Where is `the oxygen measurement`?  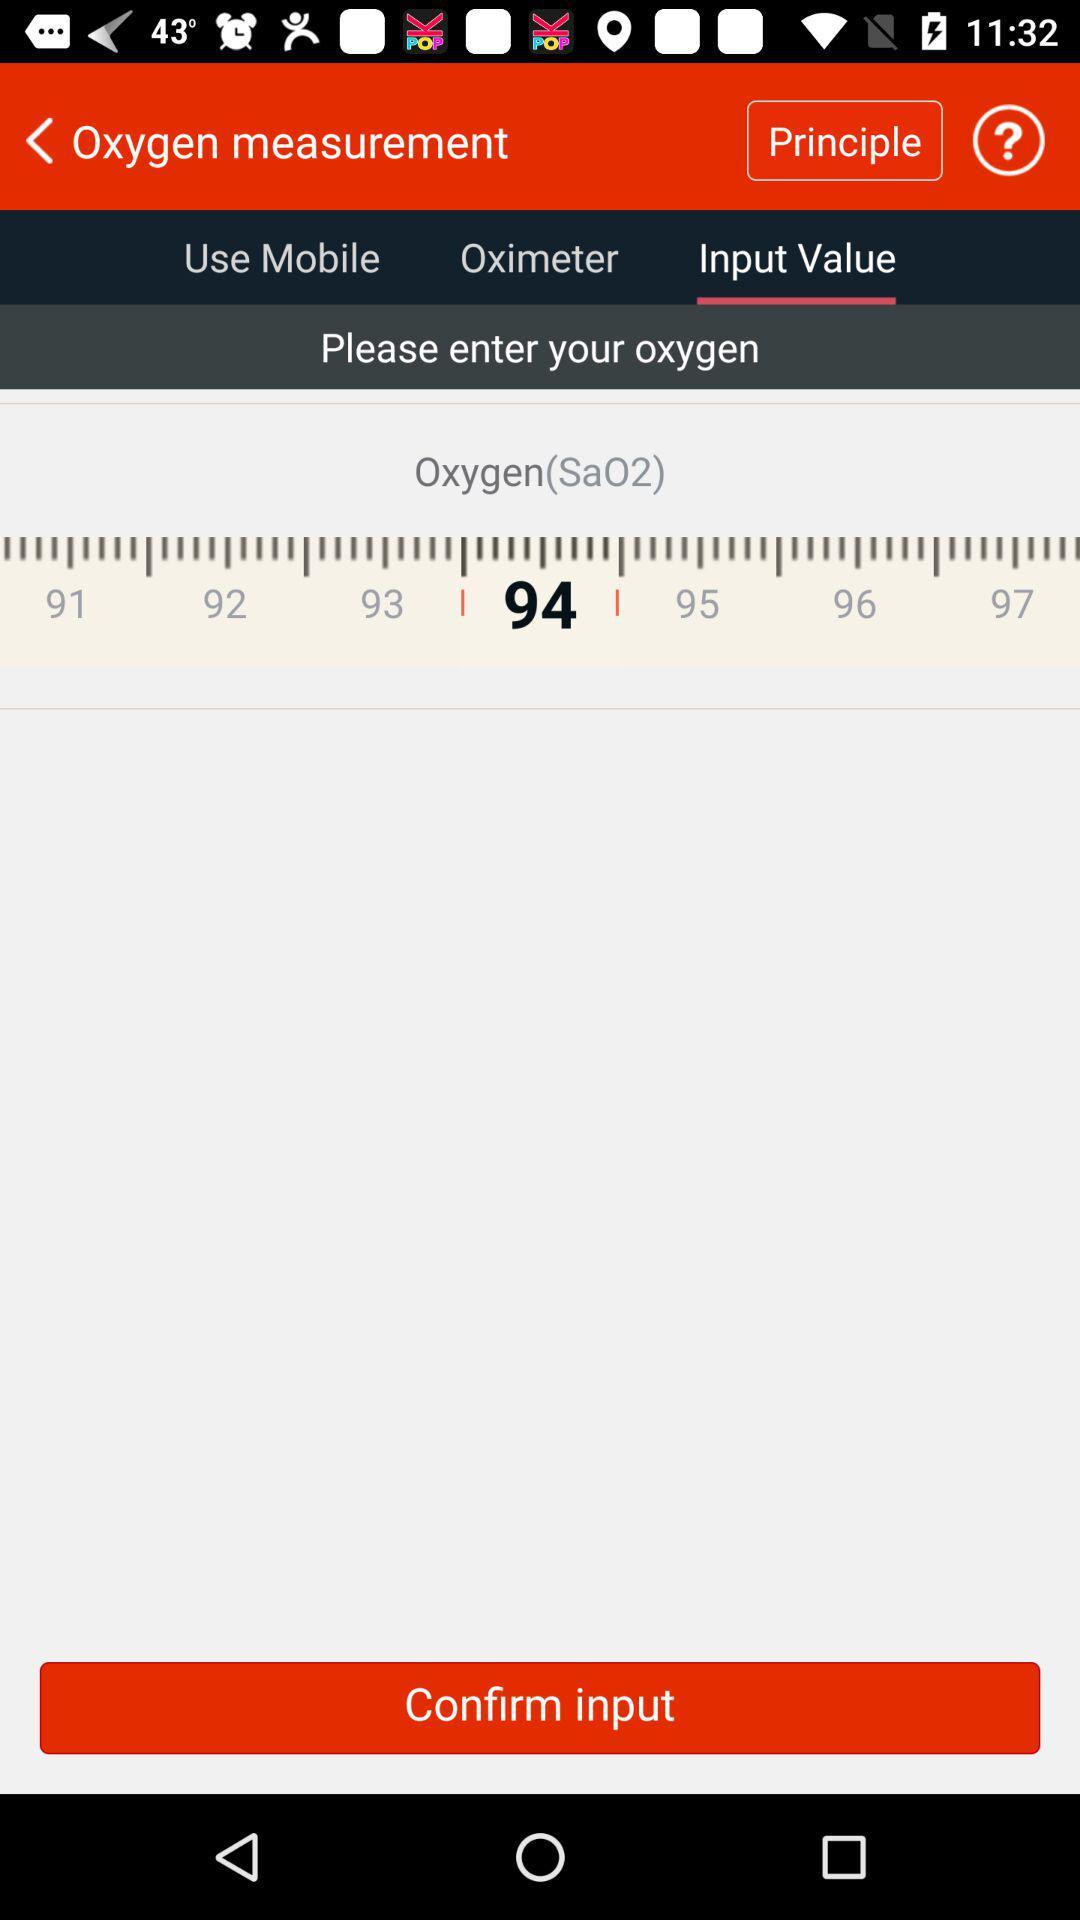 the oxygen measurement is located at coordinates (373, 139).